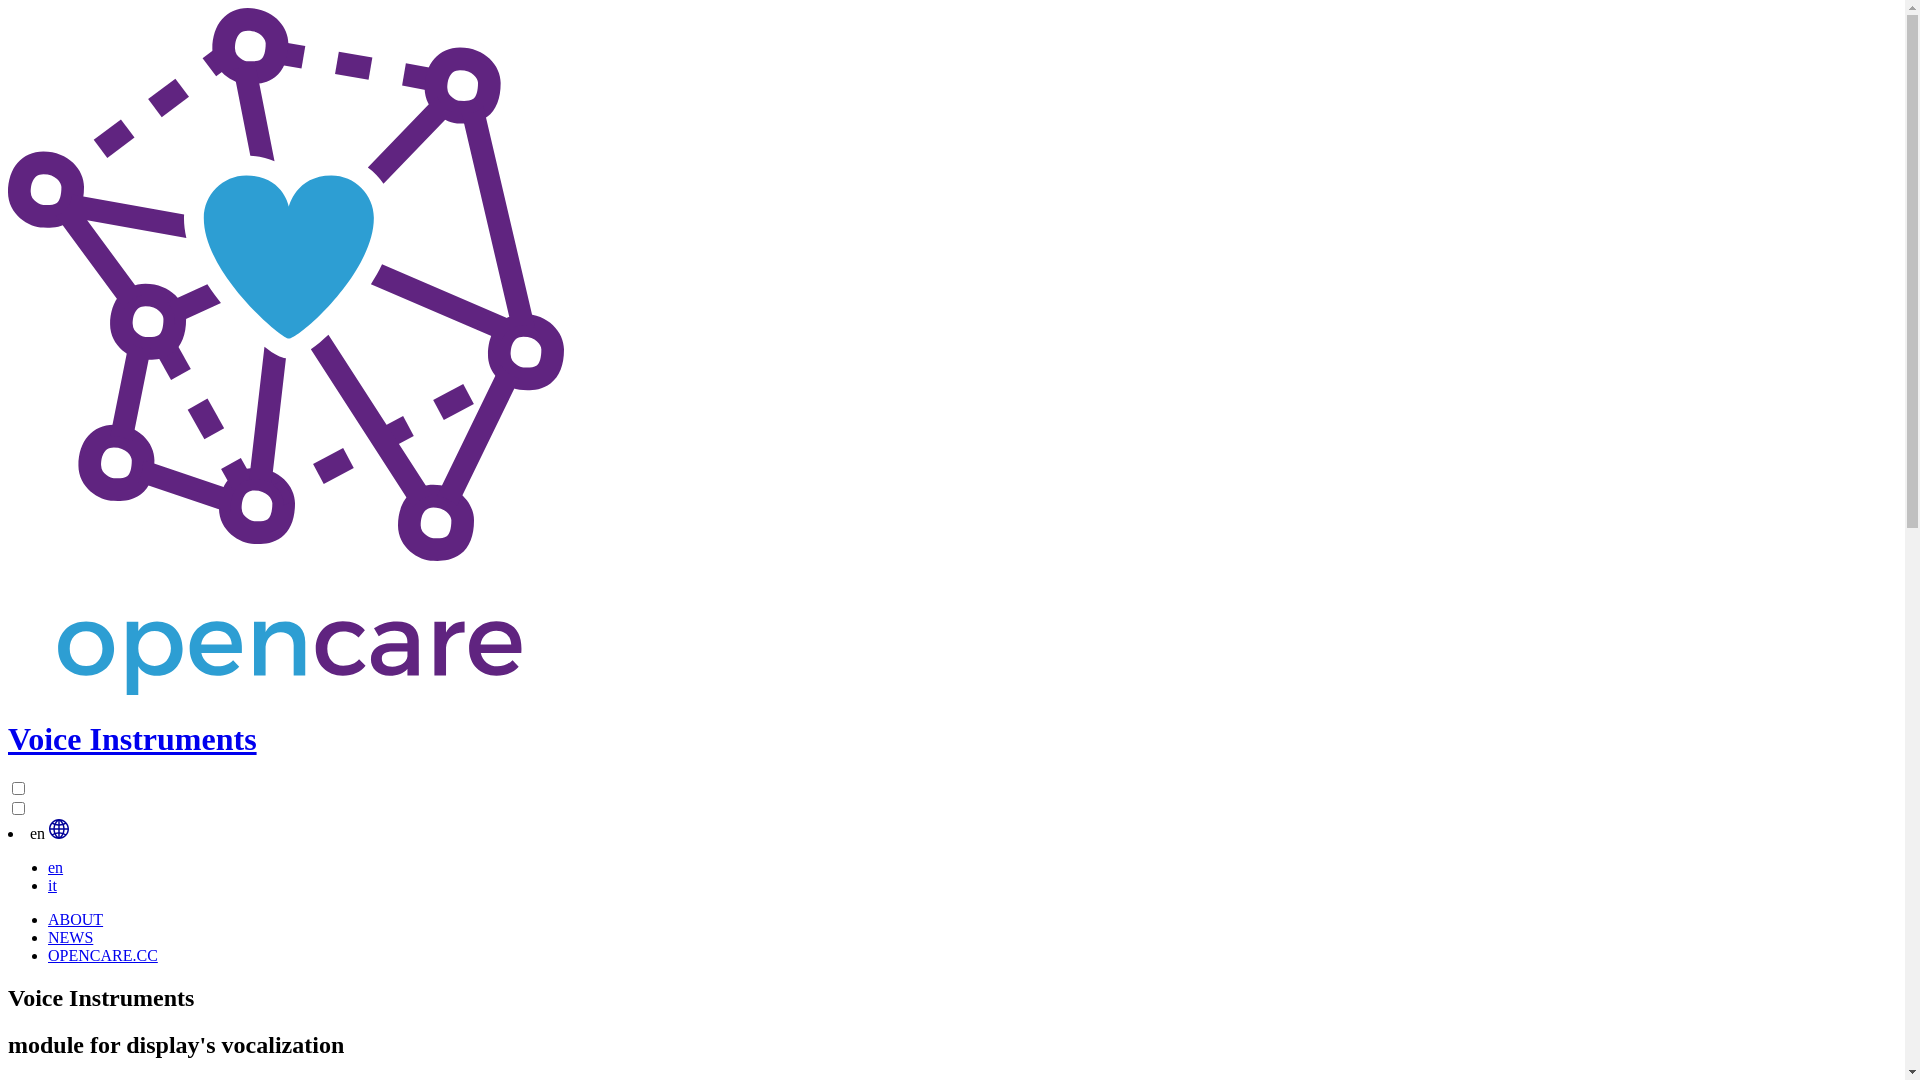  What do you see at coordinates (75, 919) in the screenshot?
I see `'ABOUT'` at bounding box center [75, 919].